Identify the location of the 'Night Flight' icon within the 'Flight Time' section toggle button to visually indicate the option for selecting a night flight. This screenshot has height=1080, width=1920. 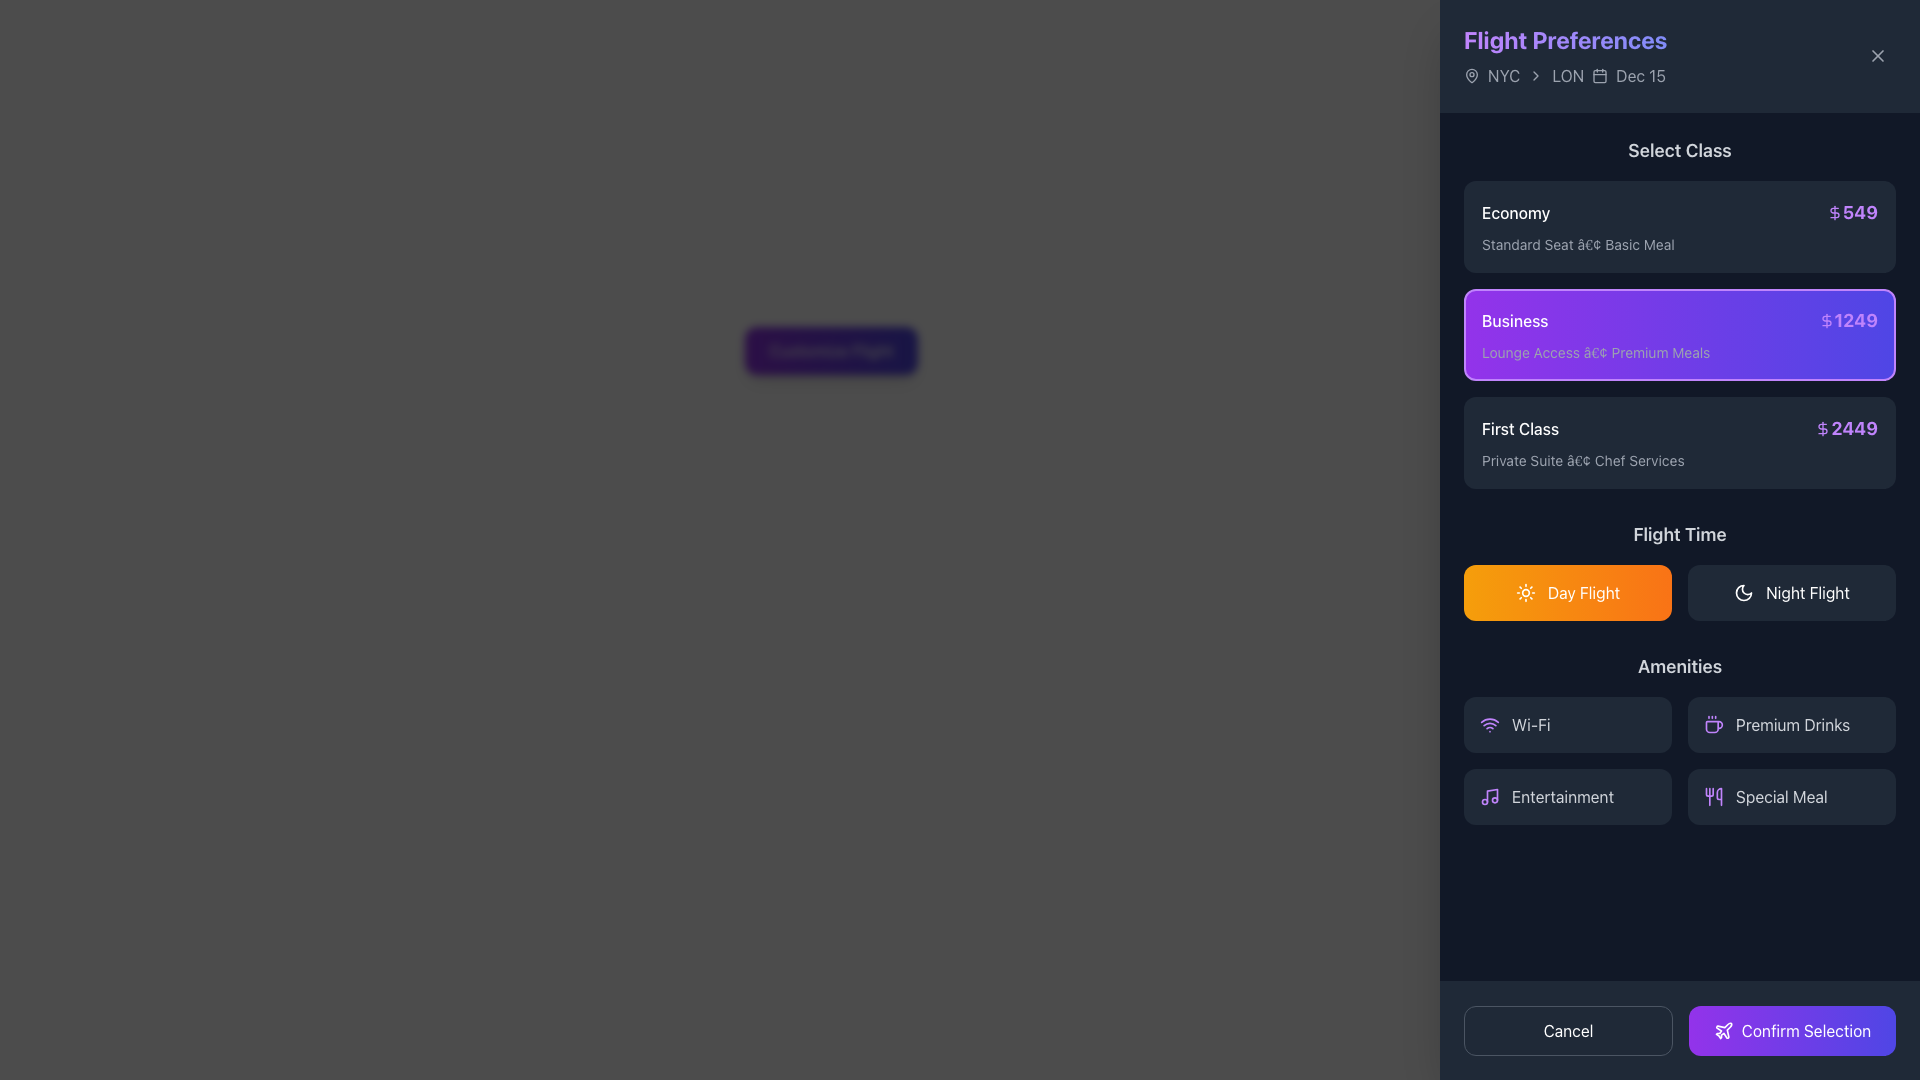
(1743, 592).